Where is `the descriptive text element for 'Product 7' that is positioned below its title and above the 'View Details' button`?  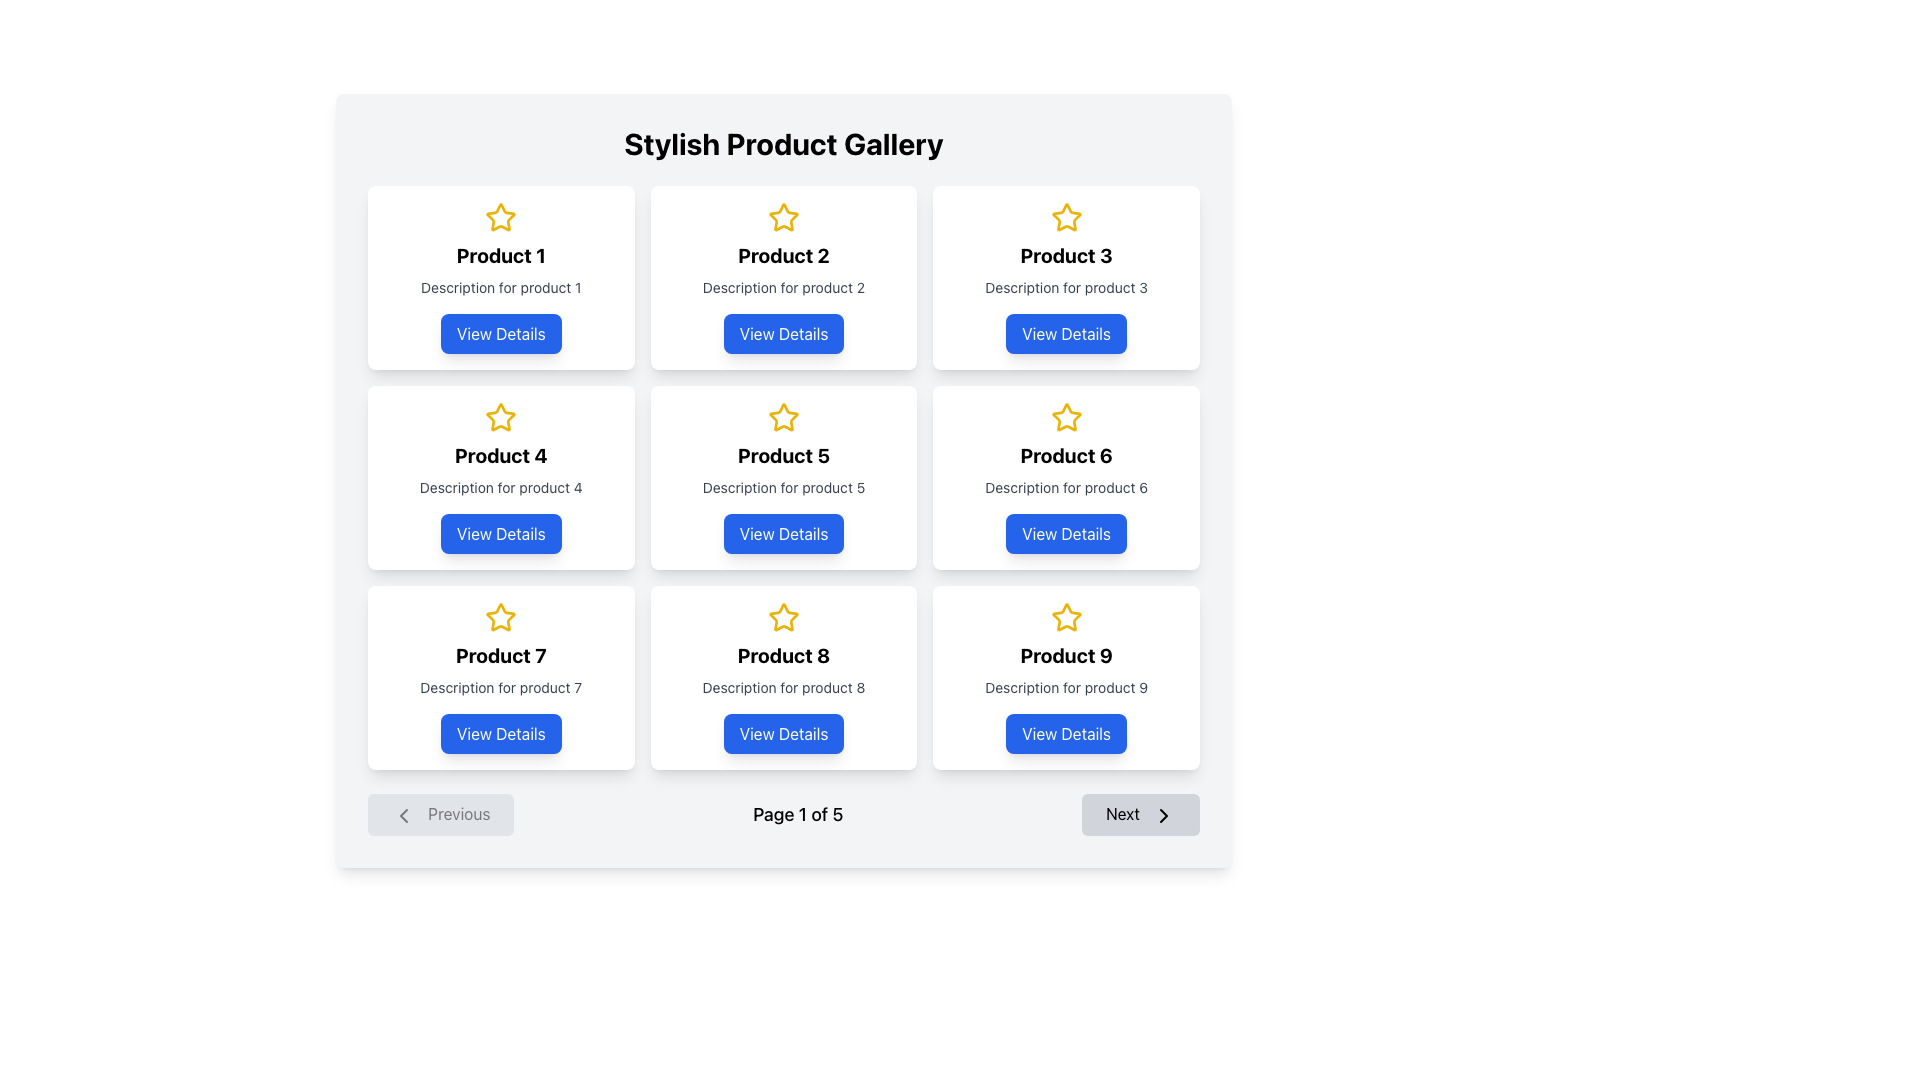 the descriptive text element for 'Product 7' that is positioned below its title and above the 'View Details' button is located at coordinates (501, 686).